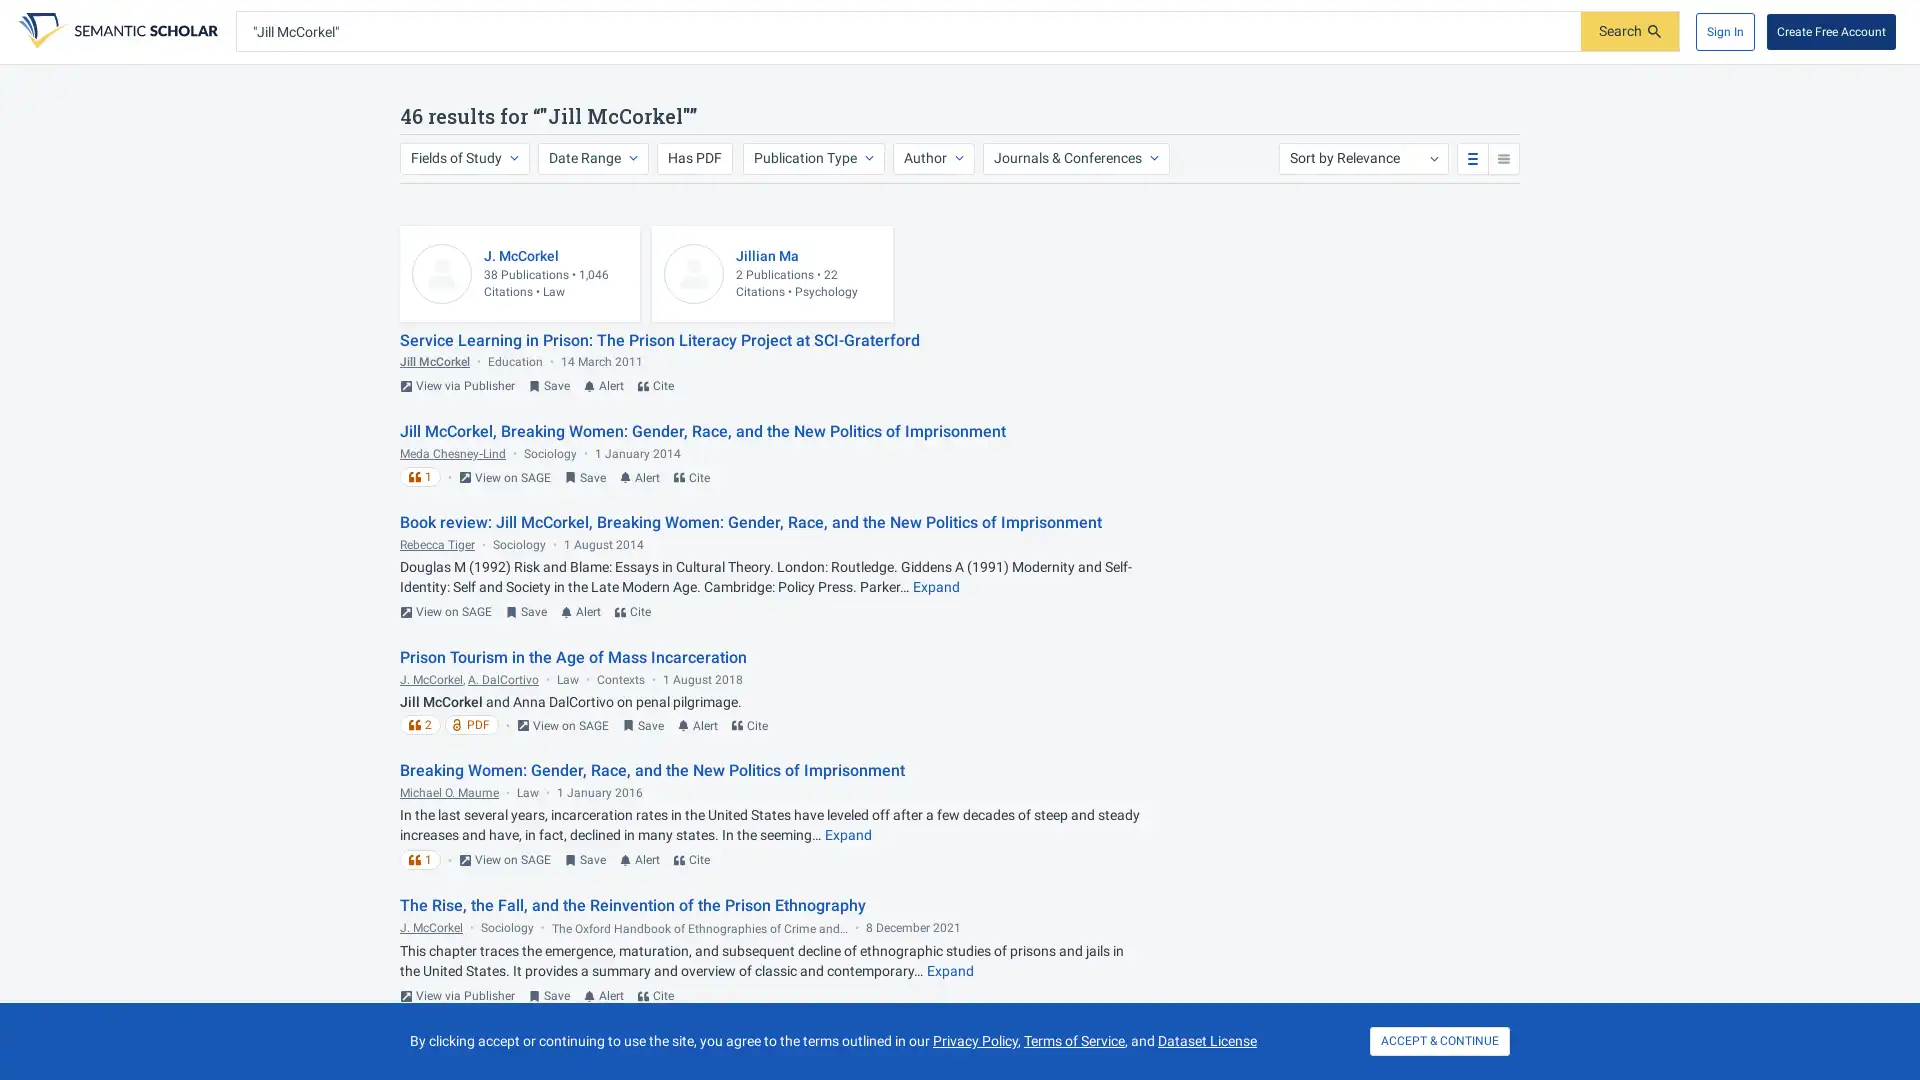 This screenshot has width=1920, height=1080. Describe the element at coordinates (584, 477) in the screenshot. I see `Save to Library` at that location.